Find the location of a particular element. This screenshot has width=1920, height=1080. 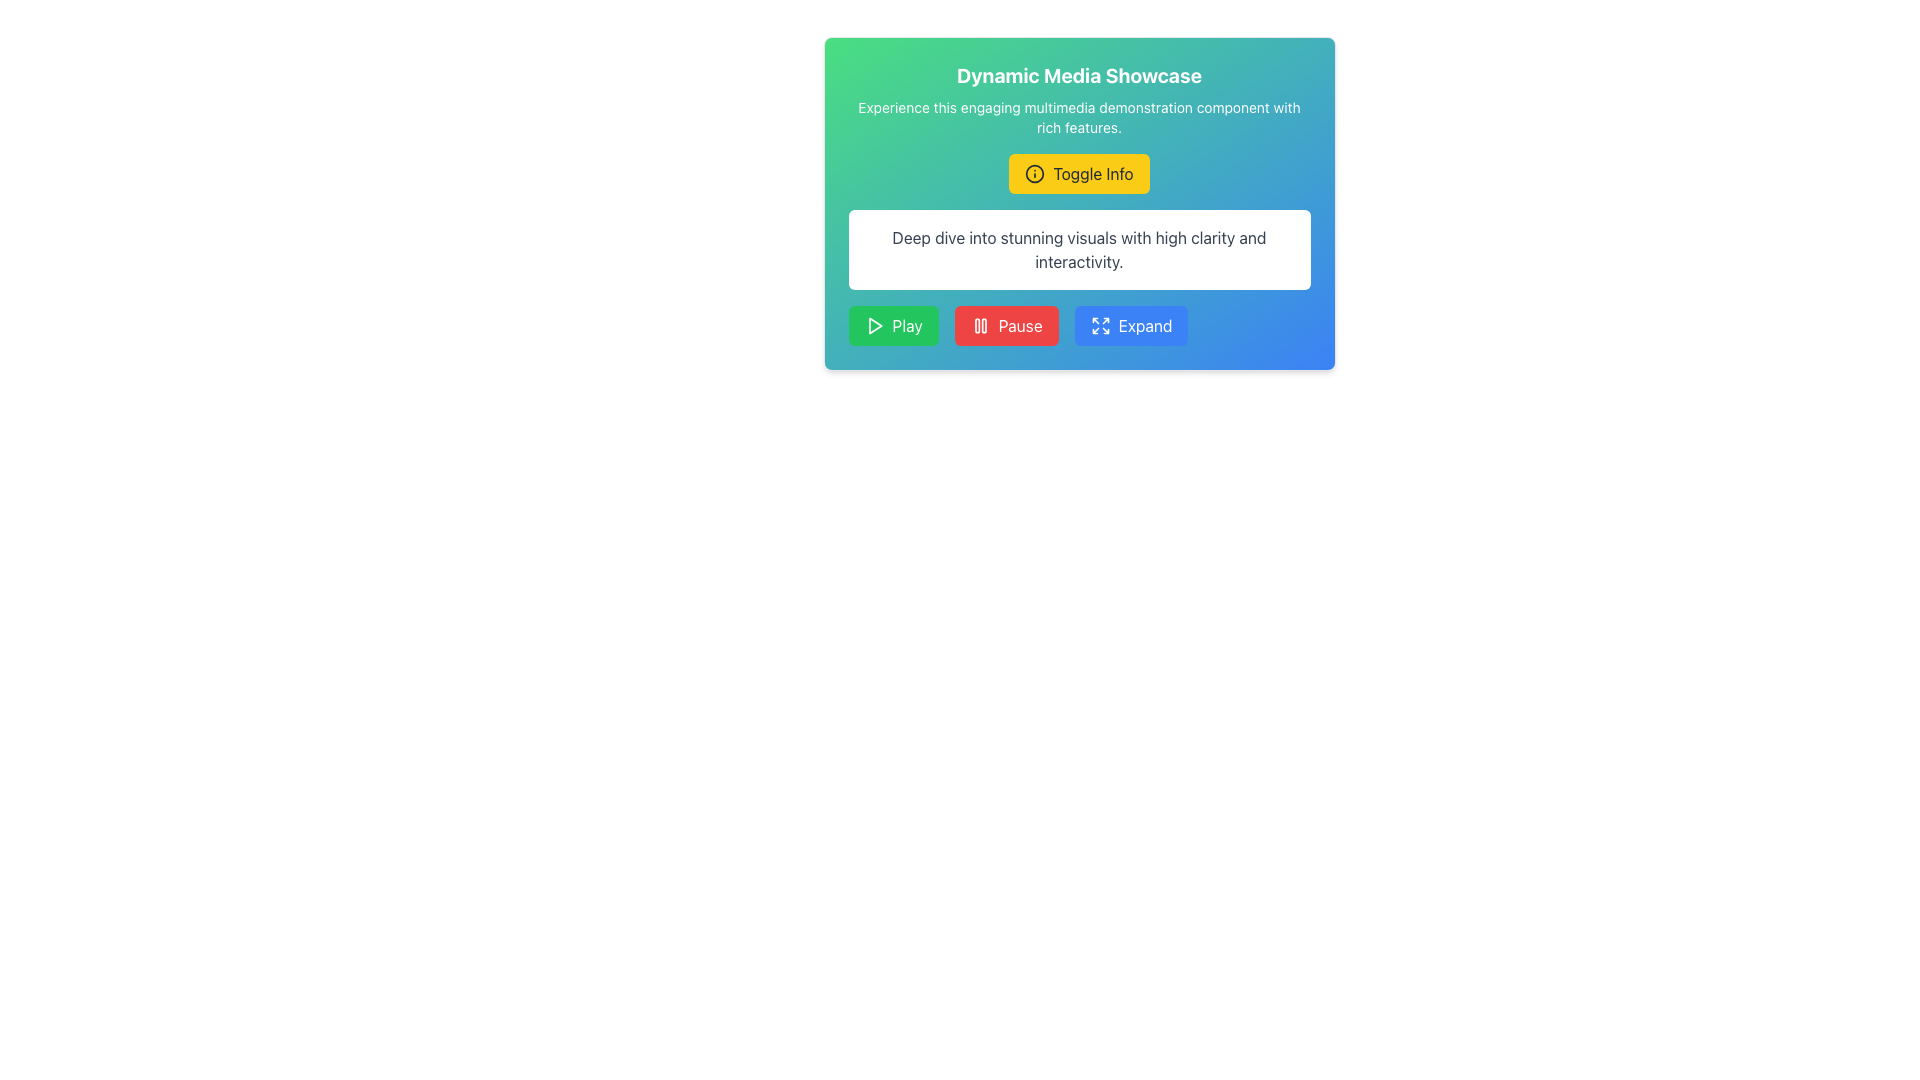

the text label that reads 'Deep dive into stunning visuals with high clarity and interactivity.' which is centered within a white rectangular background is located at coordinates (1078, 249).